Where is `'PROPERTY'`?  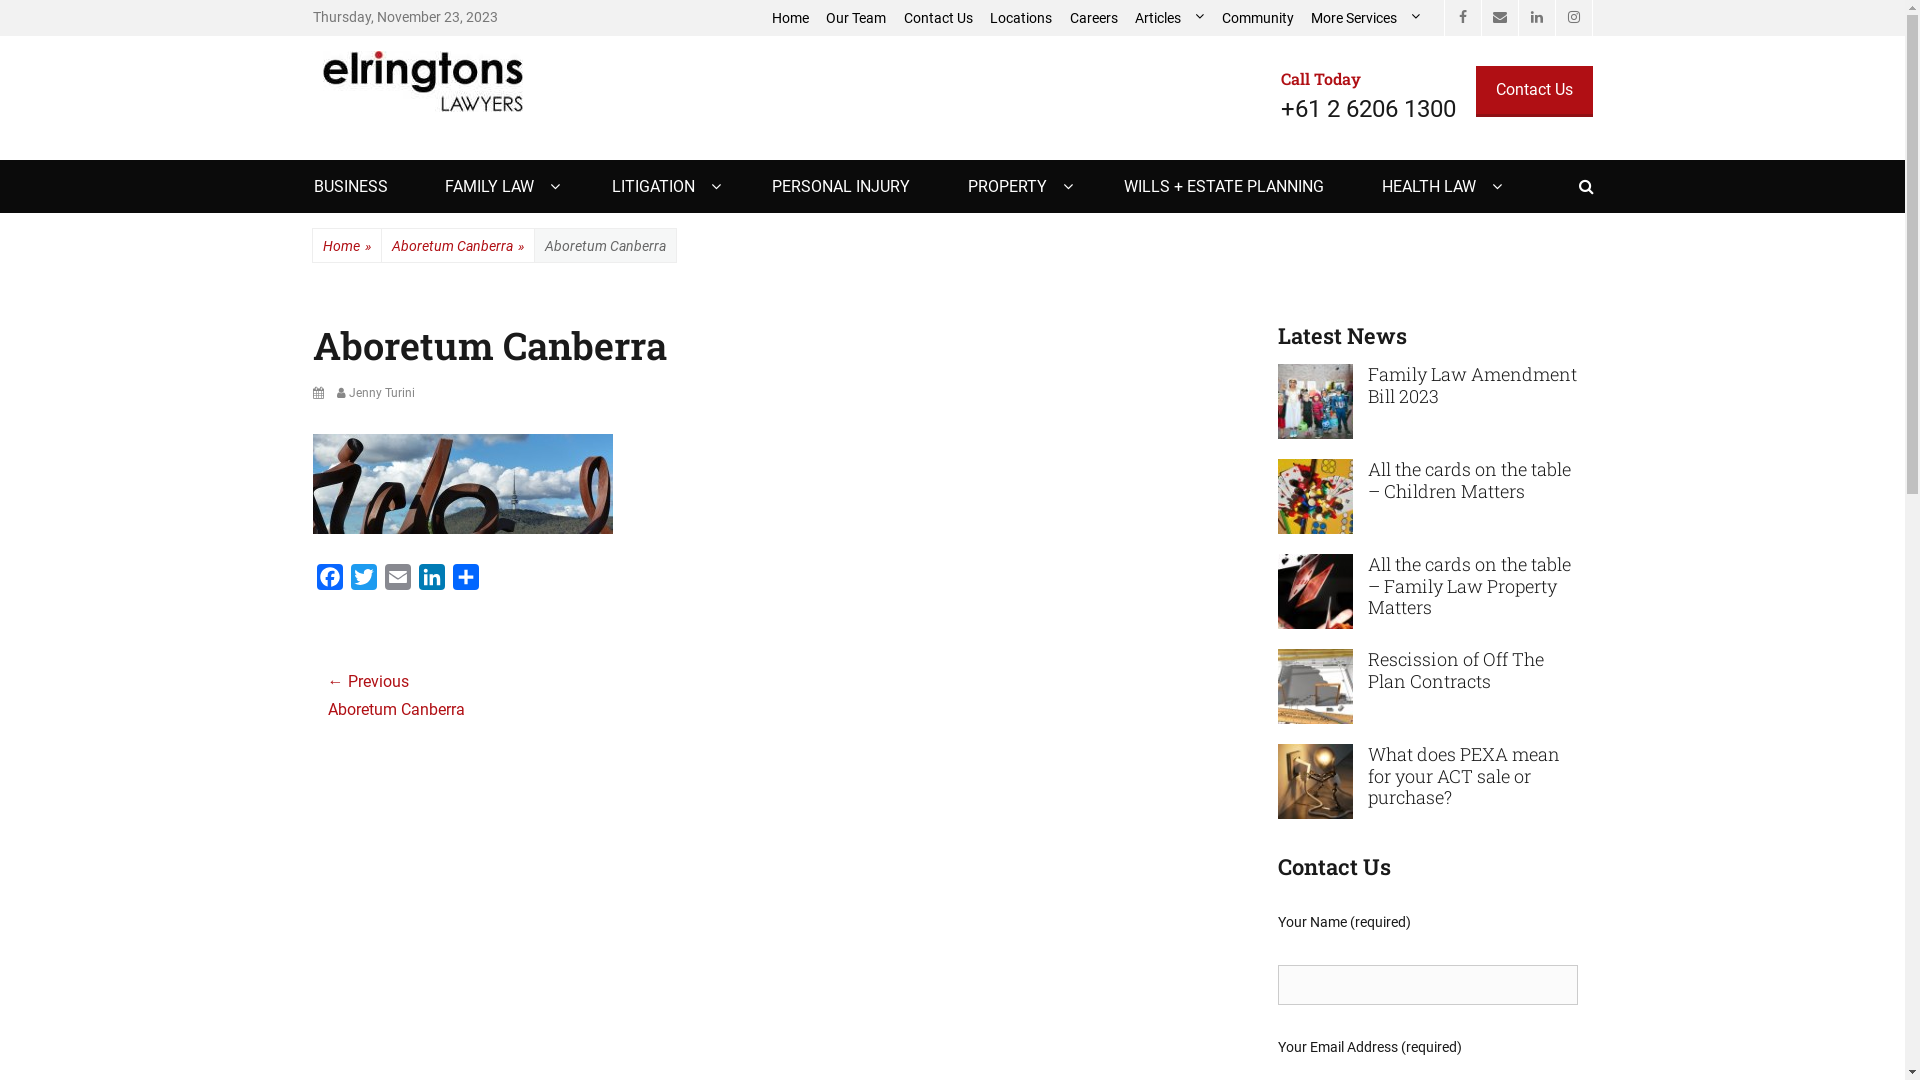 'PROPERTY' is located at coordinates (1017, 186).